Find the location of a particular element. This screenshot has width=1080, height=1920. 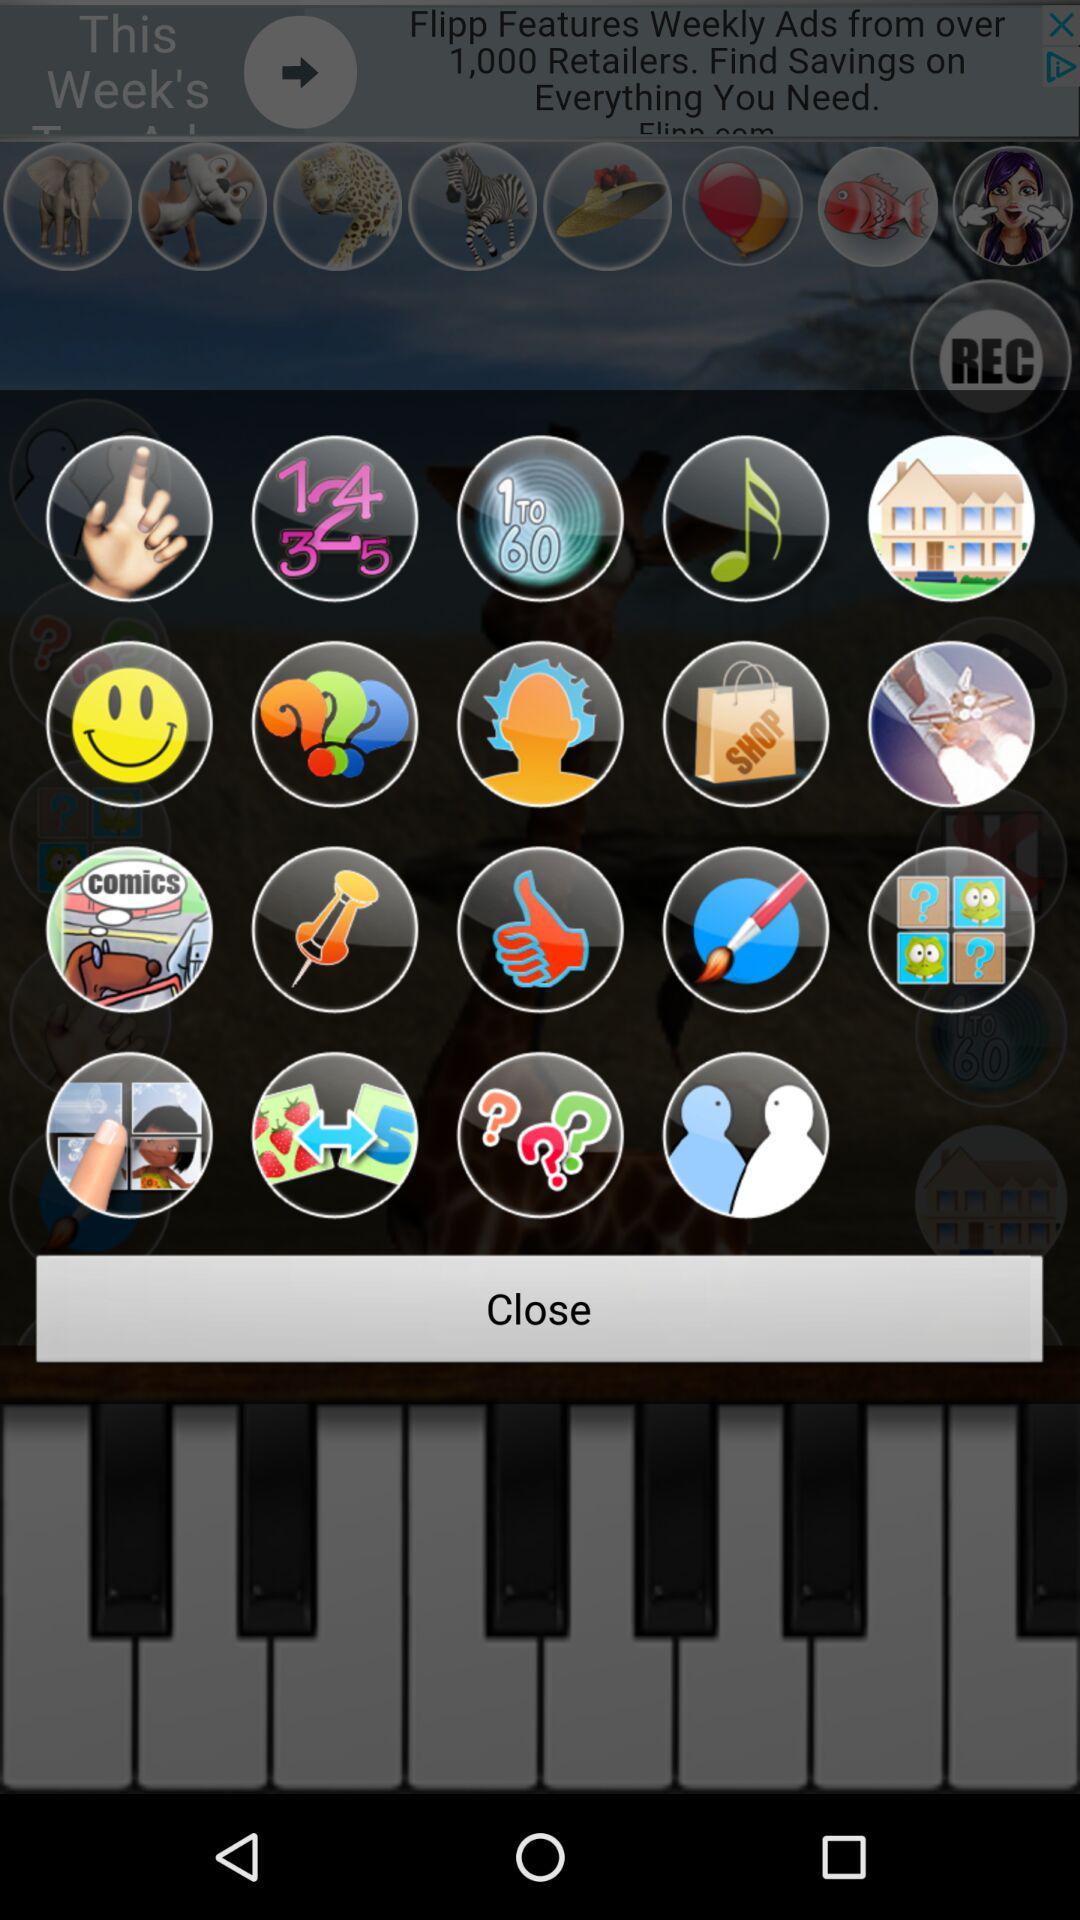

game option numbers is located at coordinates (540, 518).